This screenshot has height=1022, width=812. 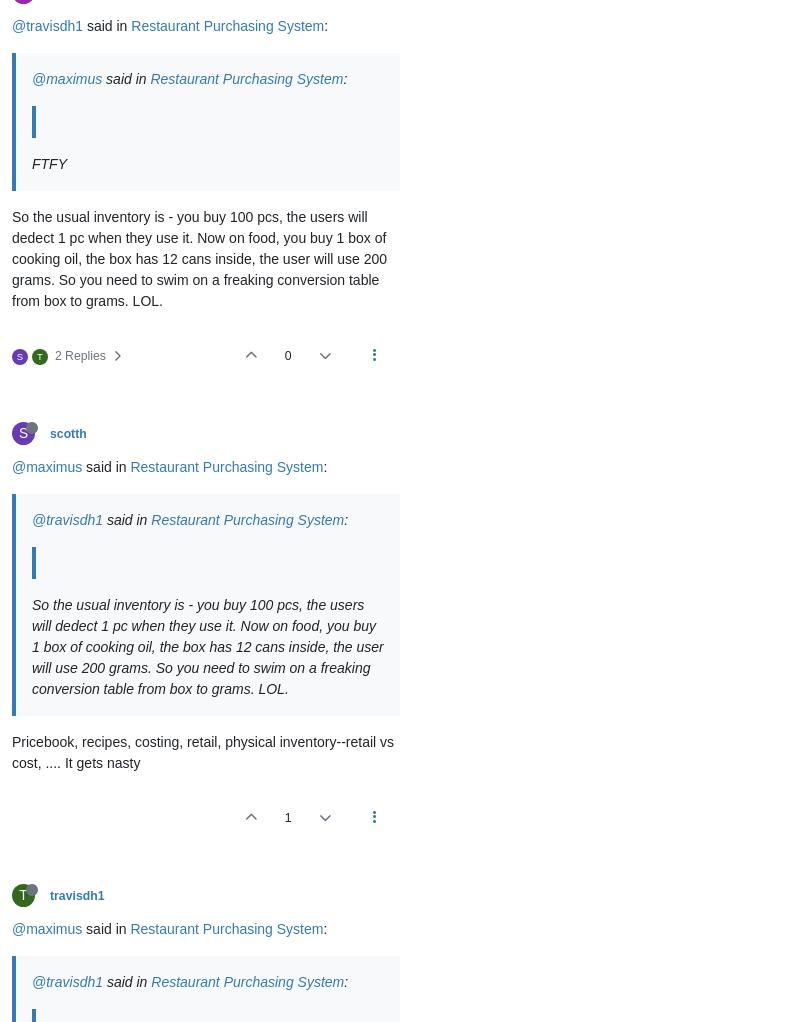 What do you see at coordinates (287, 817) in the screenshot?
I see `'1'` at bounding box center [287, 817].